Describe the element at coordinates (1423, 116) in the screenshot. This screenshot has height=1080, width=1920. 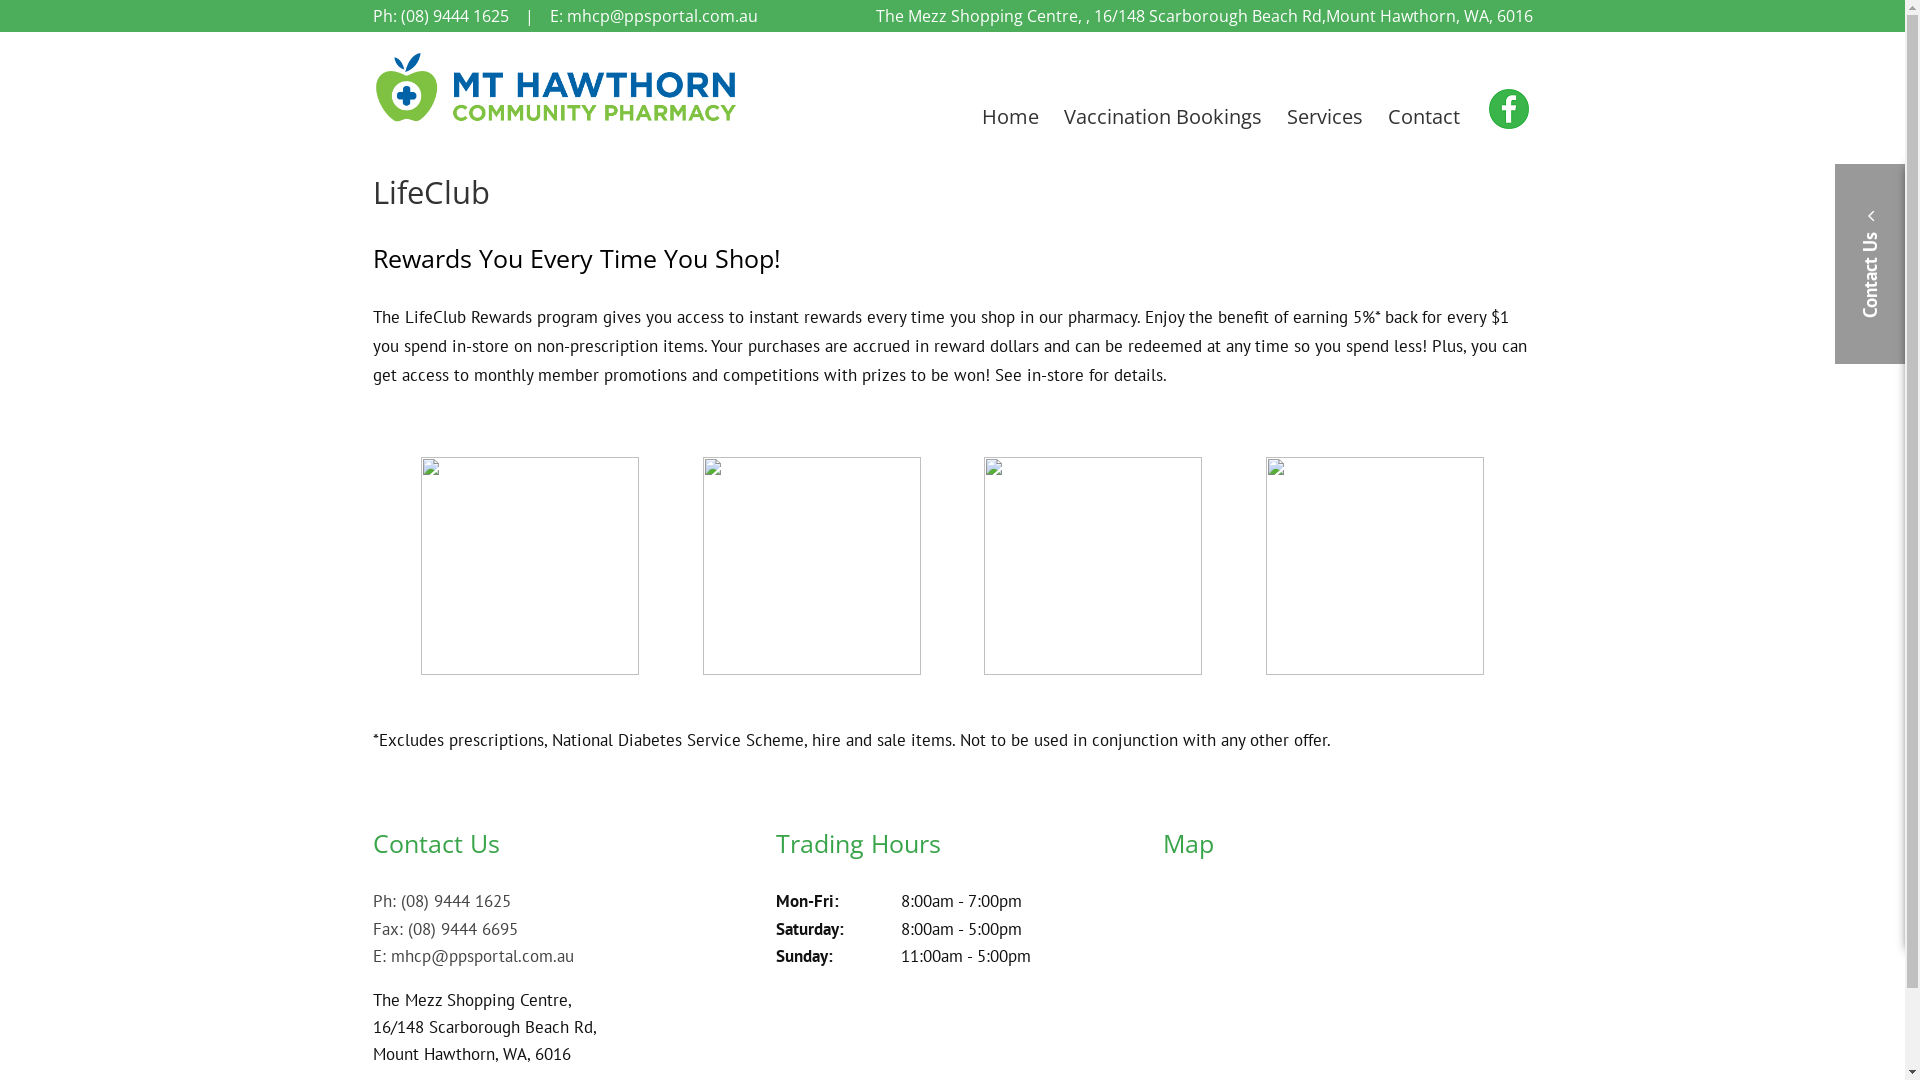
I see `'Contact'` at that location.